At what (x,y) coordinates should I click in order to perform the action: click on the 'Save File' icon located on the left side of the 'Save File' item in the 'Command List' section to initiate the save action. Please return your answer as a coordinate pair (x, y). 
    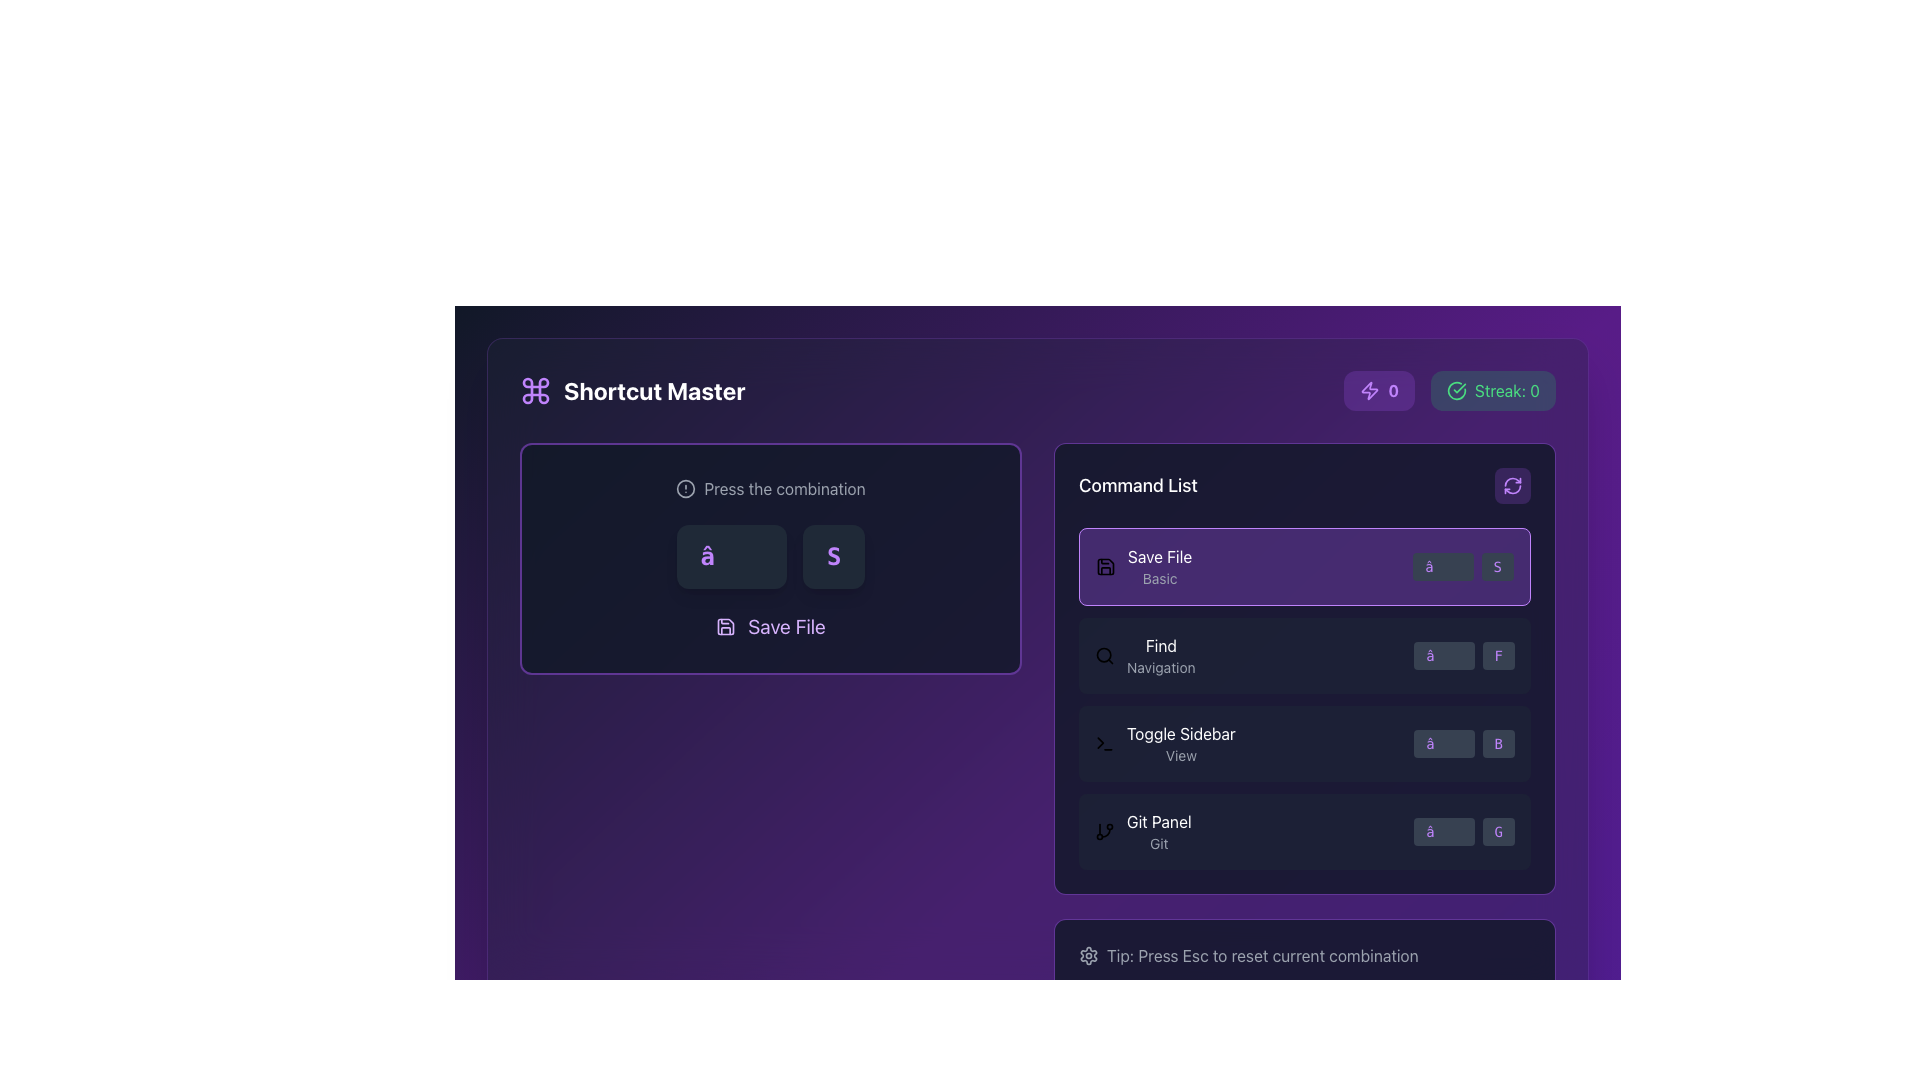
    Looking at the image, I should click on (1104, 567).